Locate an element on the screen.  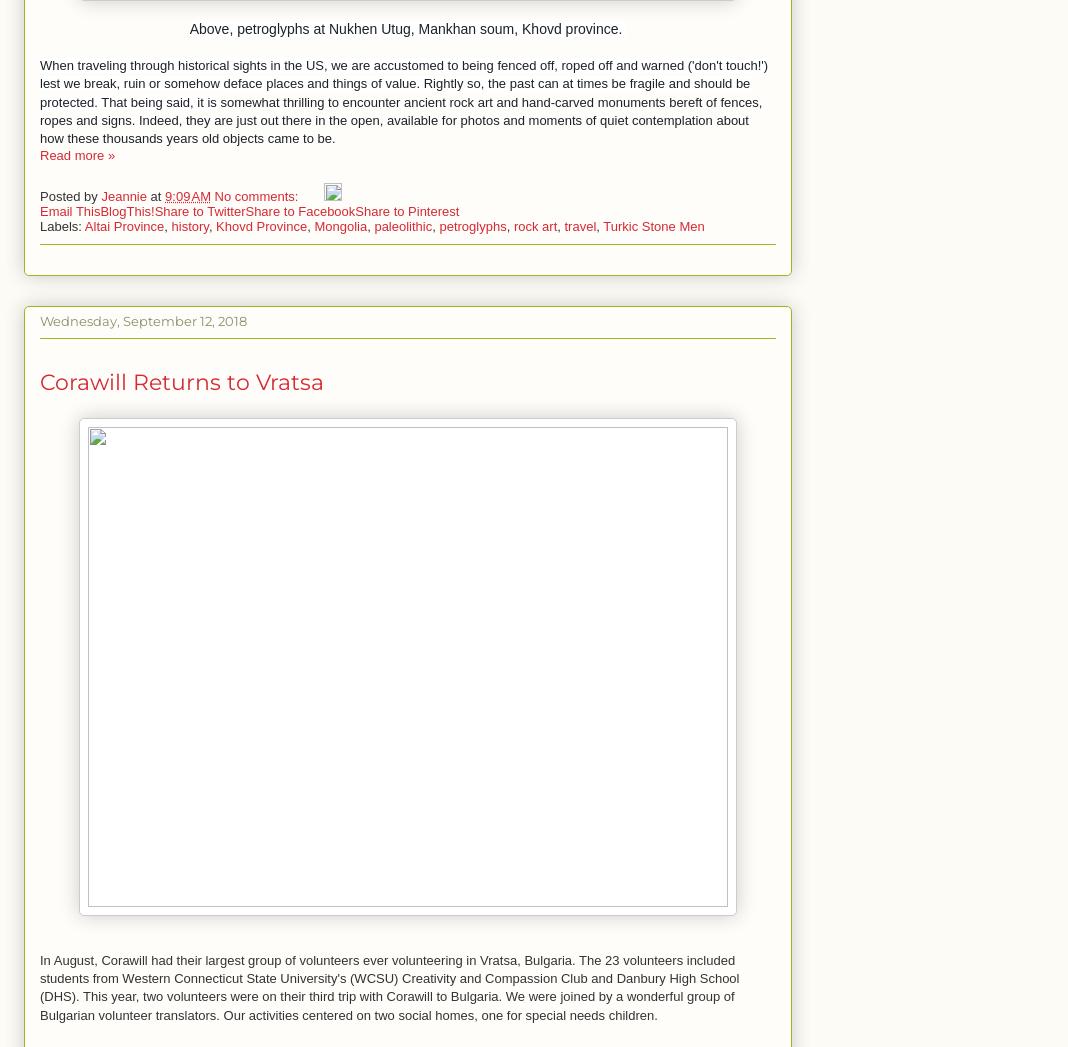
'Mongolia' is located at coordinates (339, 224).